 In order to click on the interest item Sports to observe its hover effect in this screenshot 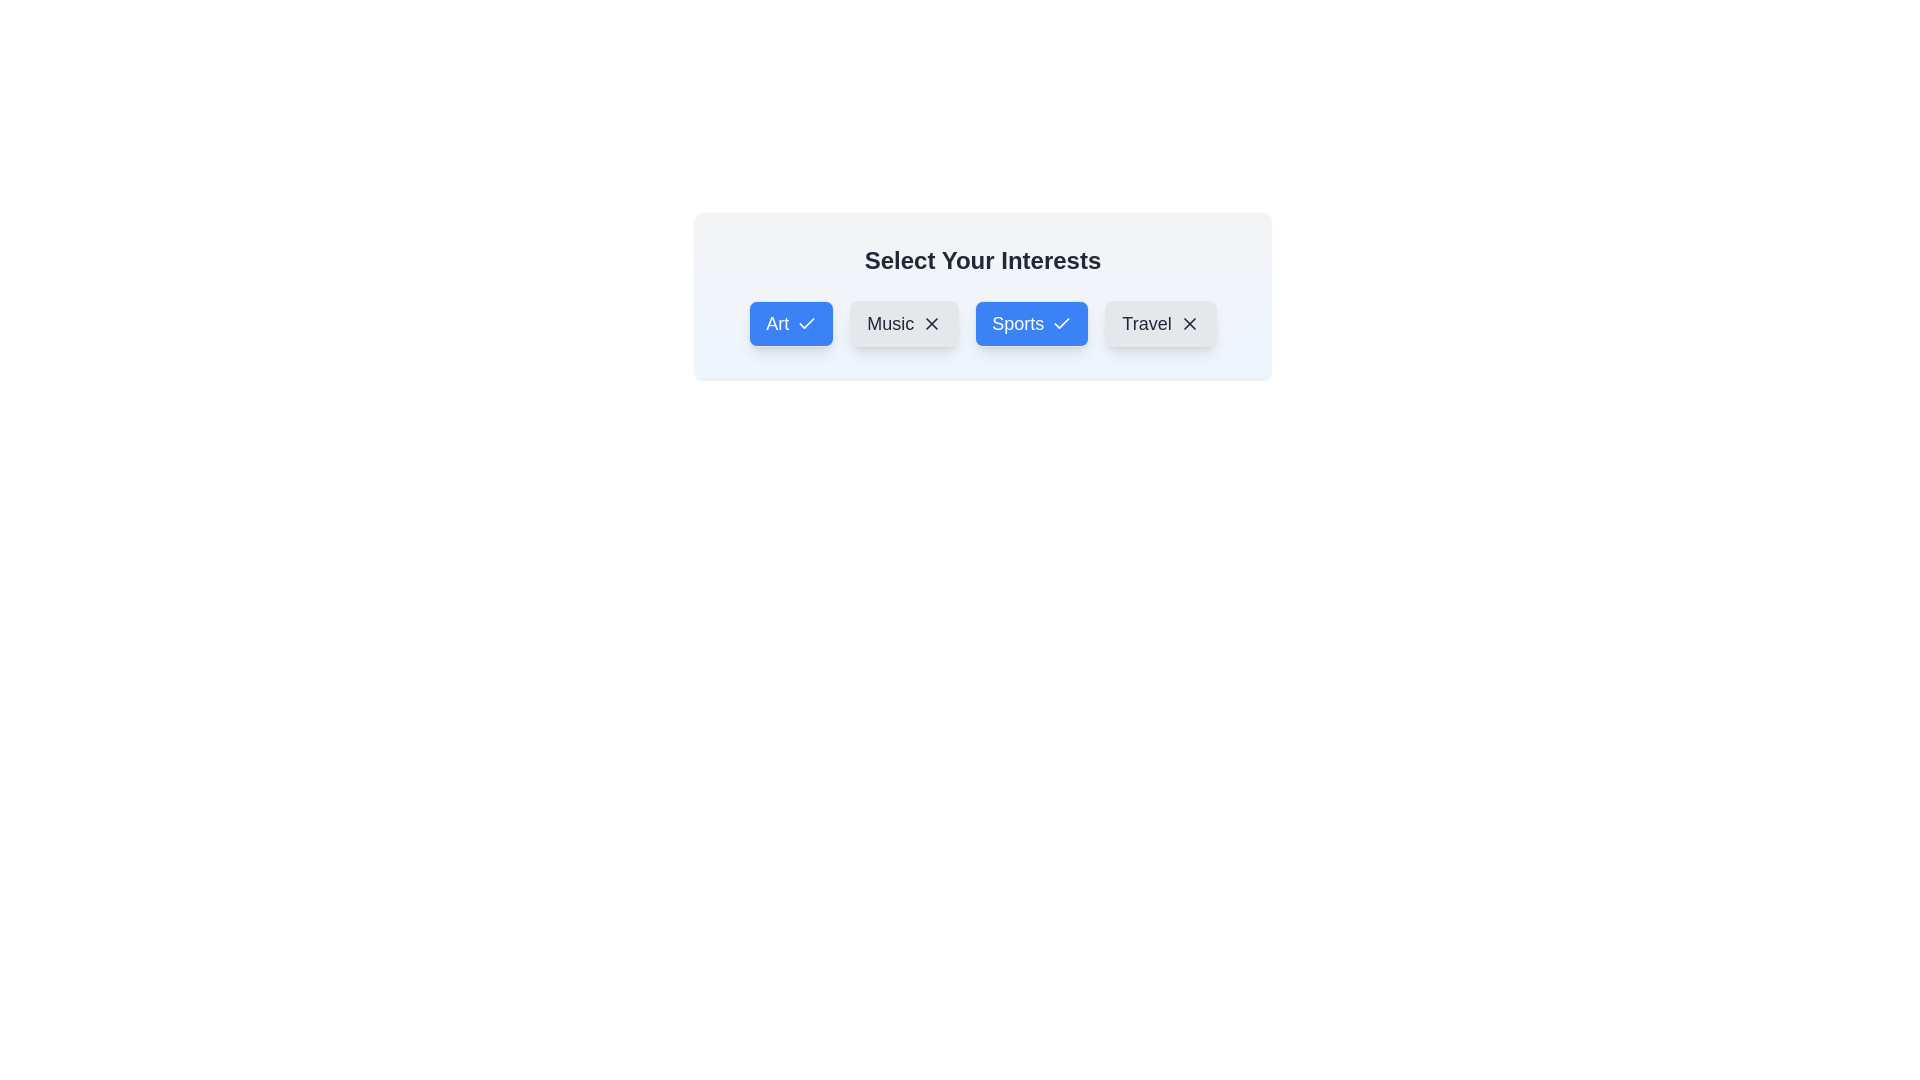, I will do `click(1032, 323)`.